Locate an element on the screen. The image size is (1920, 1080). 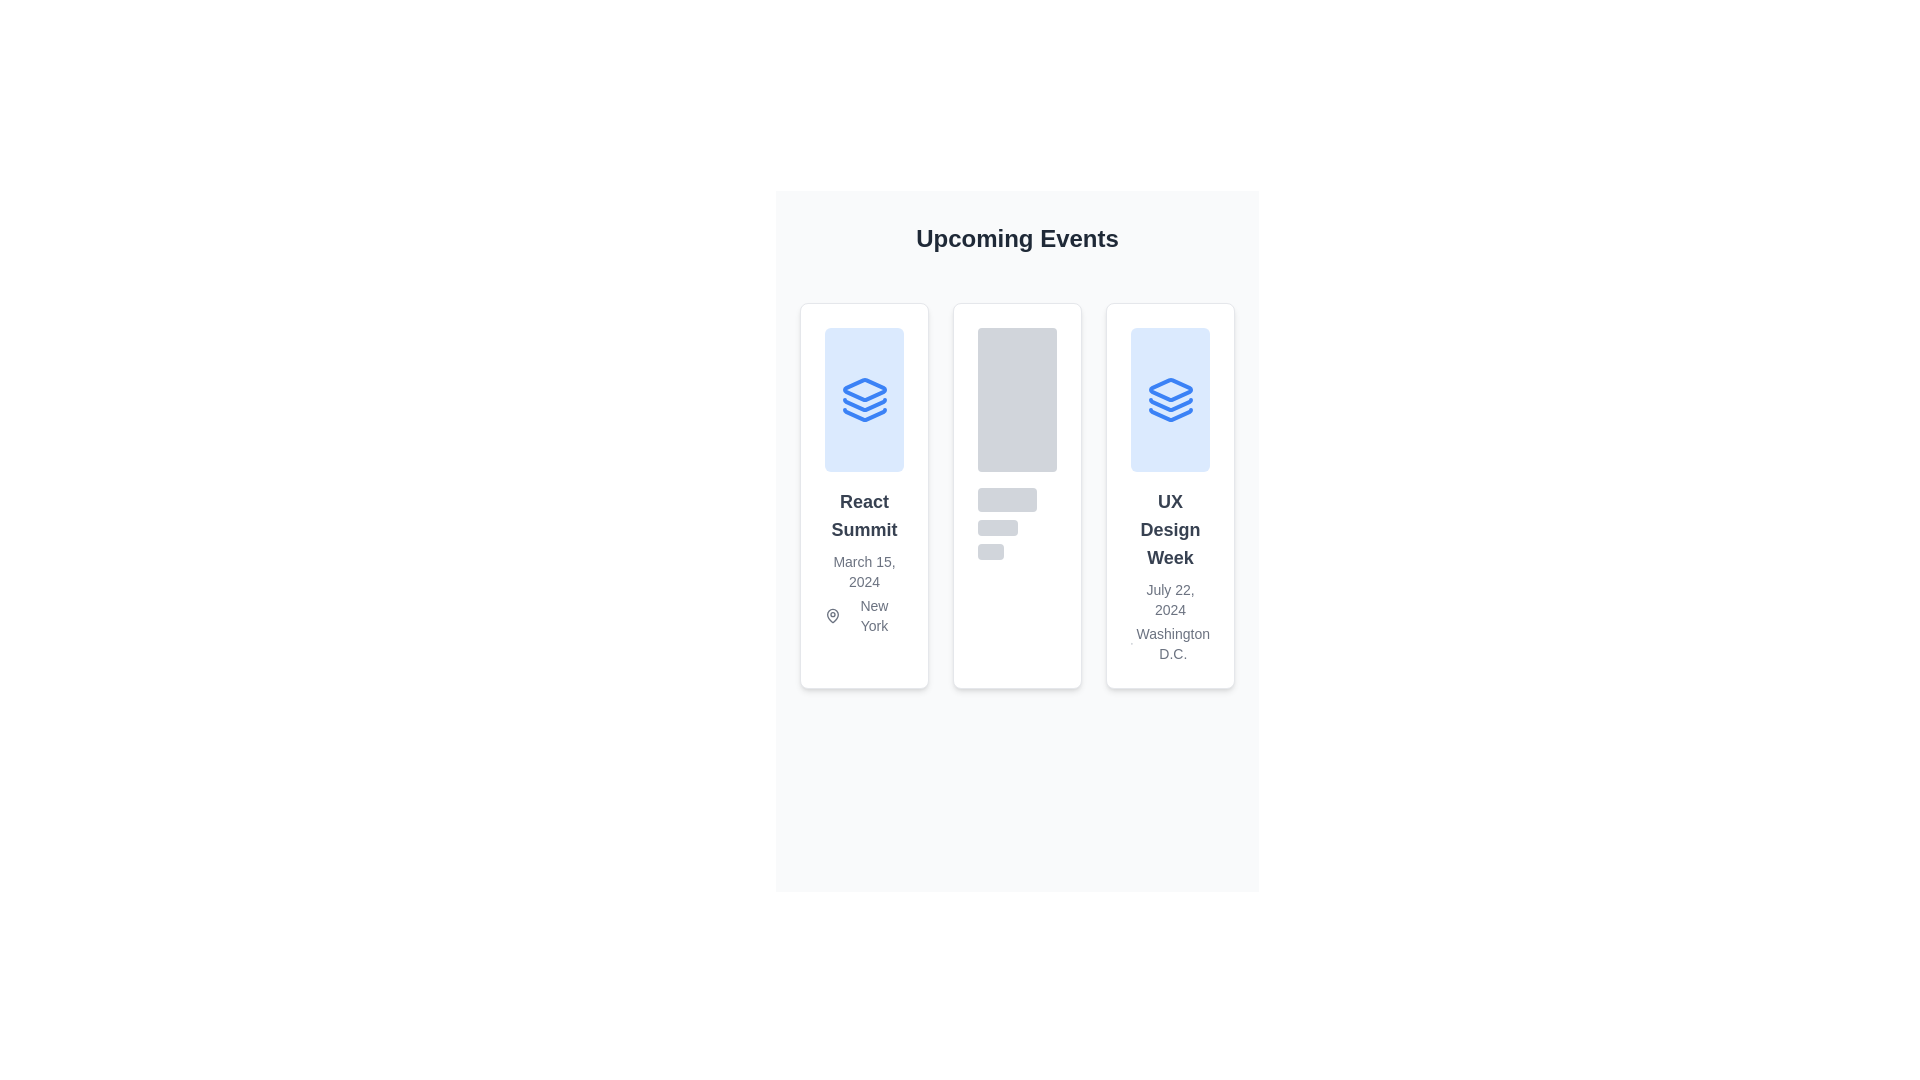
the stack-like icon composed of three blue-layered rectangles with rounded corners, located in the top section of the third card labeled 'UX Design Week' under the 'Upcoming Events' heading is located at coordinates (1170, 400).